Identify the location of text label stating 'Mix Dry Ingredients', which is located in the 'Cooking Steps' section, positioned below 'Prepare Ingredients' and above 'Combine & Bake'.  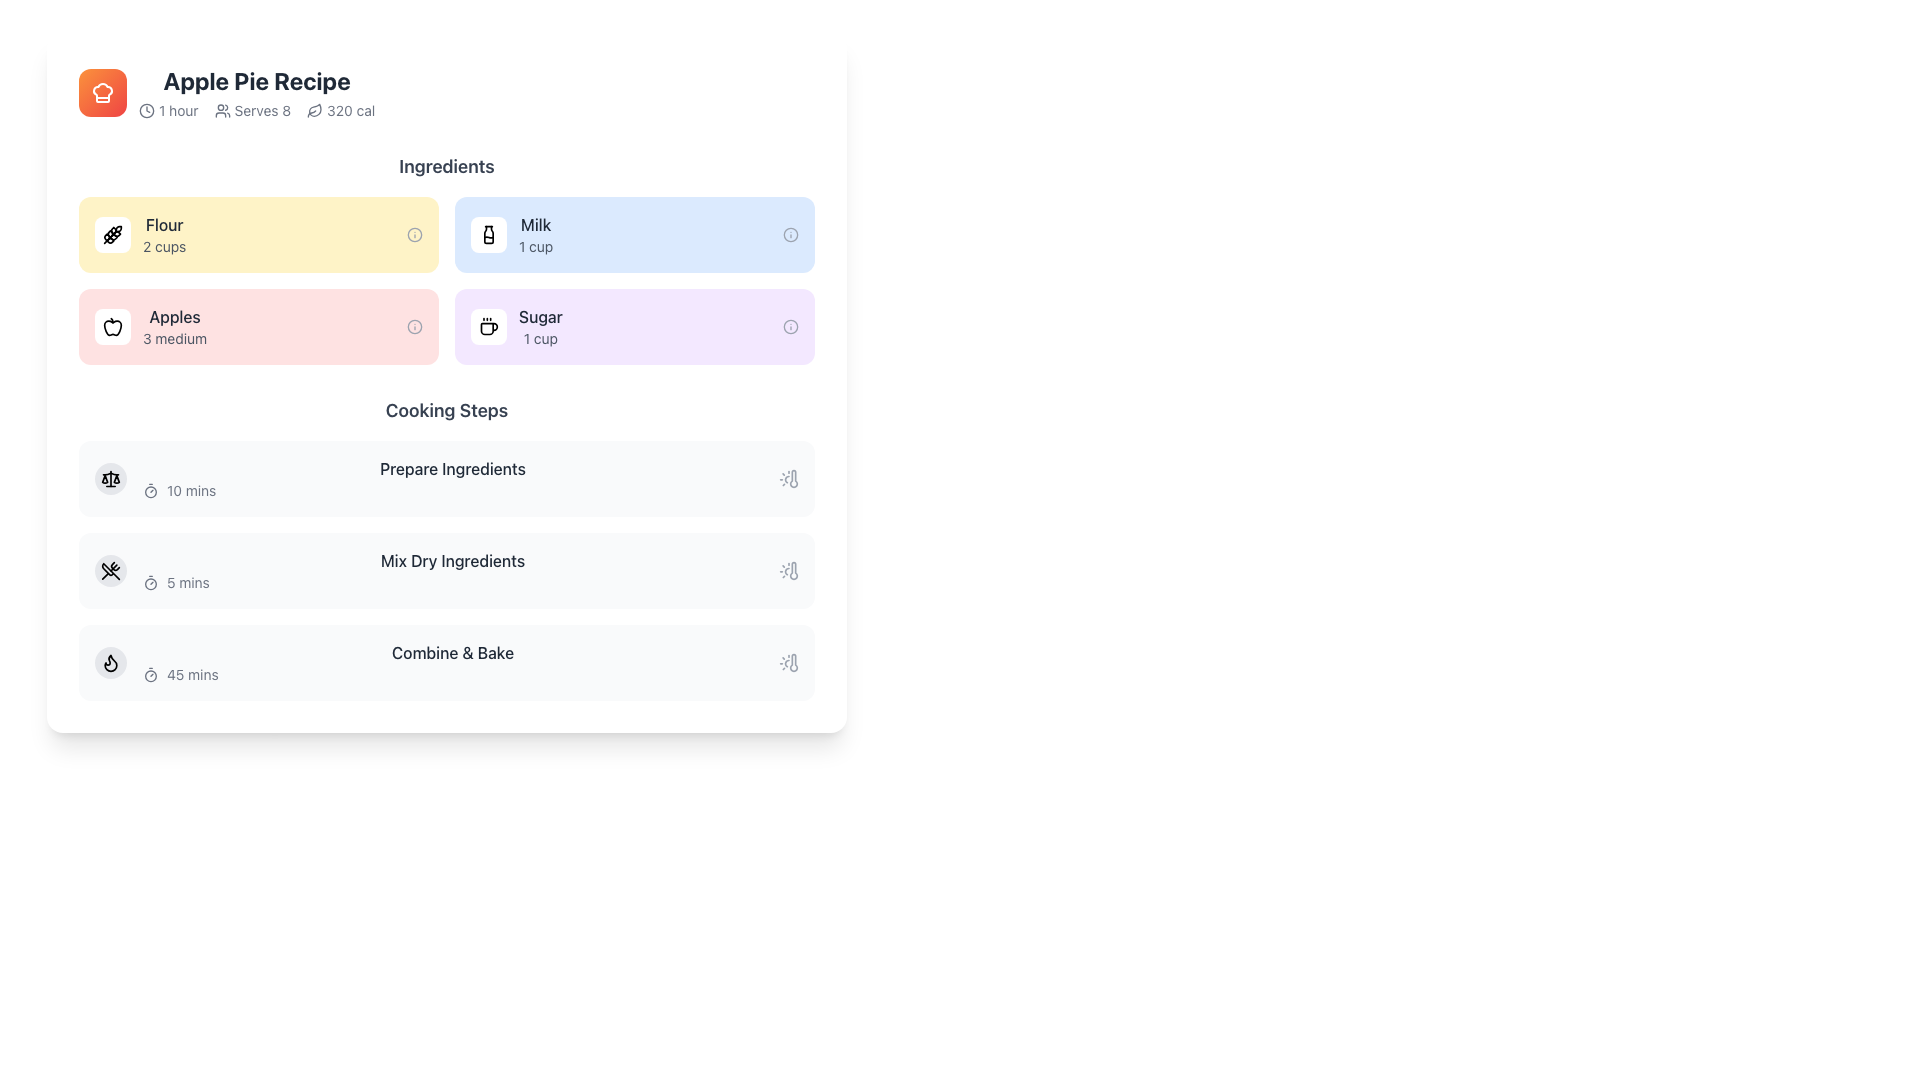
(451, 560).